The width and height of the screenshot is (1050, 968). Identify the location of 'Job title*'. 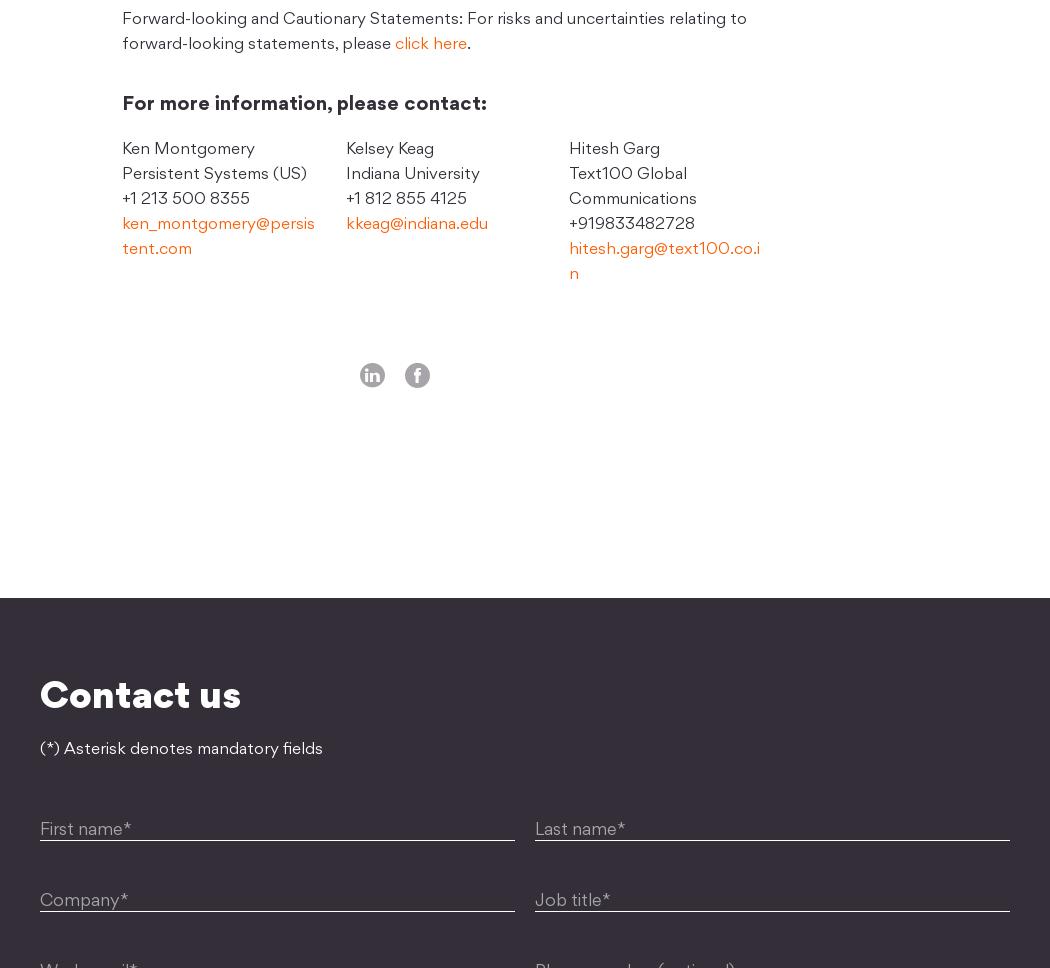
(571, 901).